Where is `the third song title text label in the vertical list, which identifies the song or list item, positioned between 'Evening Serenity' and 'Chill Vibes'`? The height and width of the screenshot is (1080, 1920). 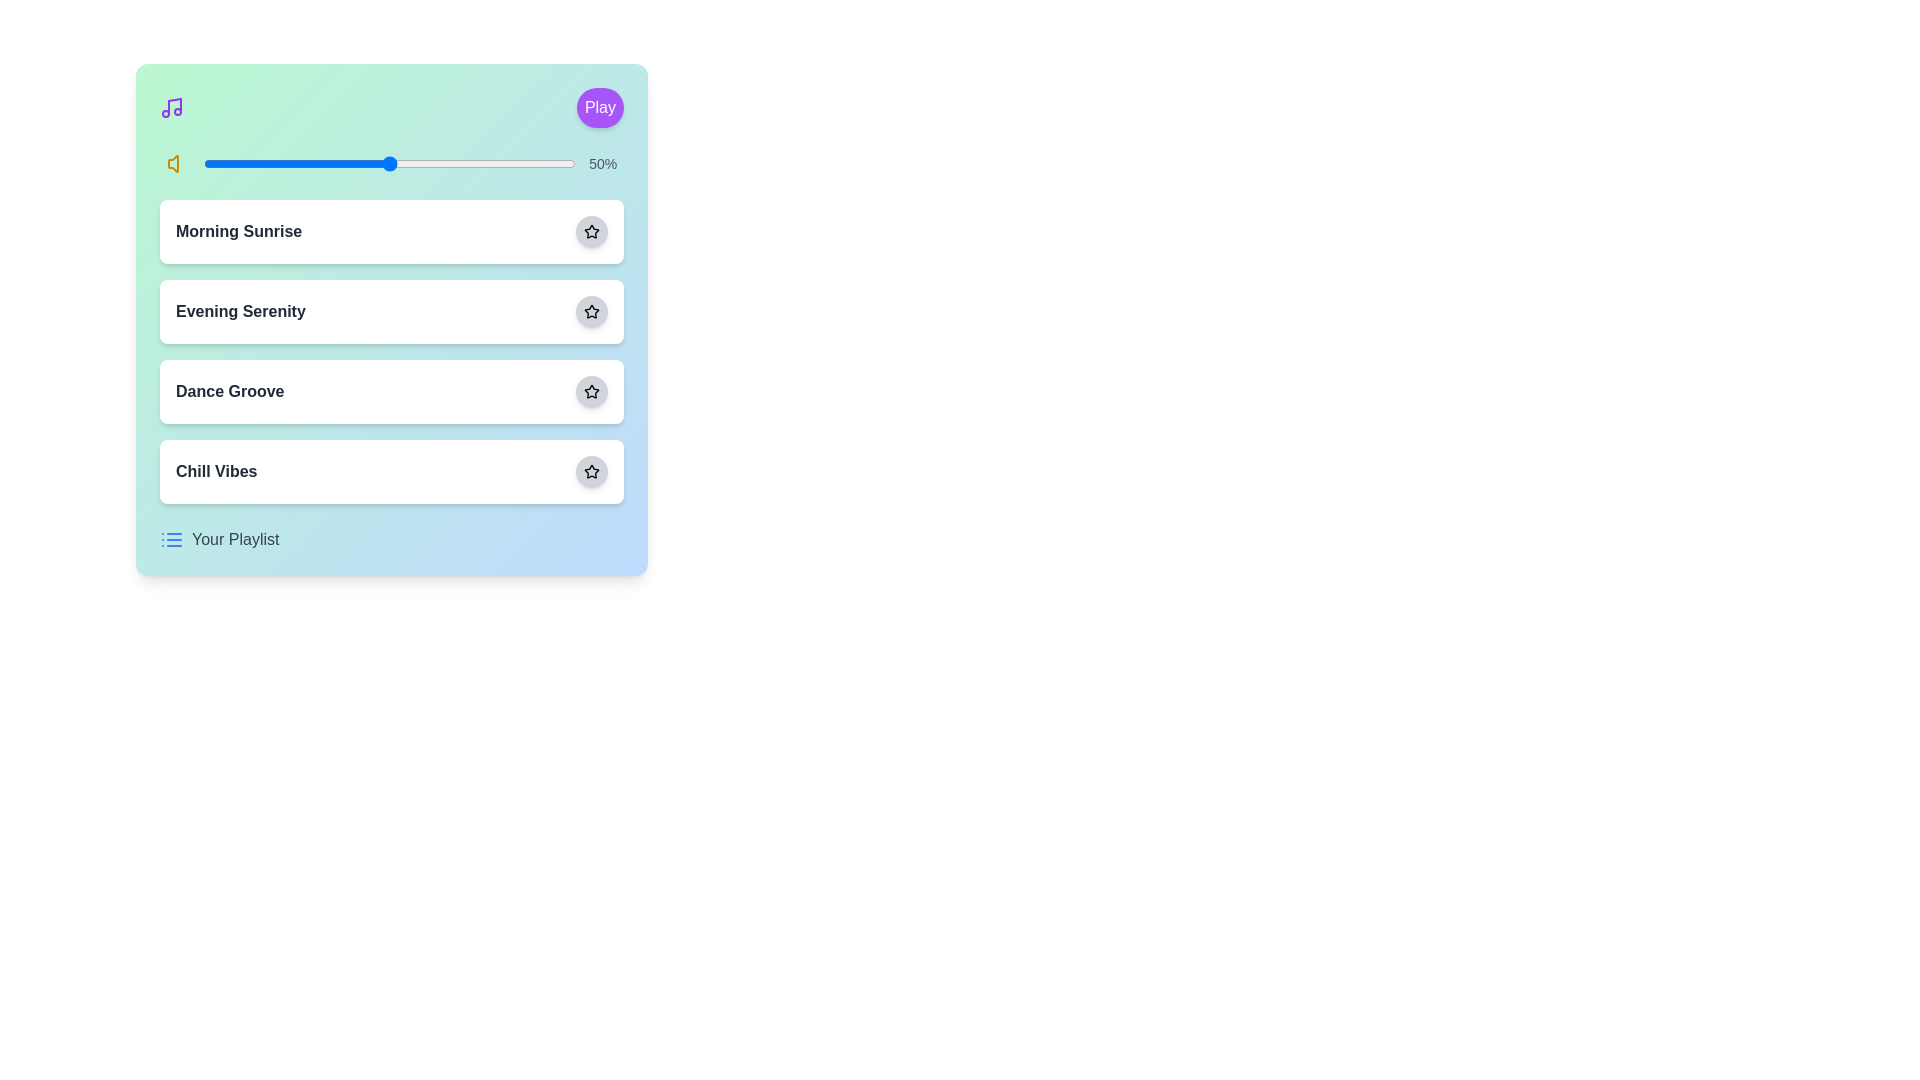 the third song title text label in the vertical list, which identifies the song or list item, positioned between 'Evening Serenity' and 'Chill Vibes' is located at coordinates (230, 392).